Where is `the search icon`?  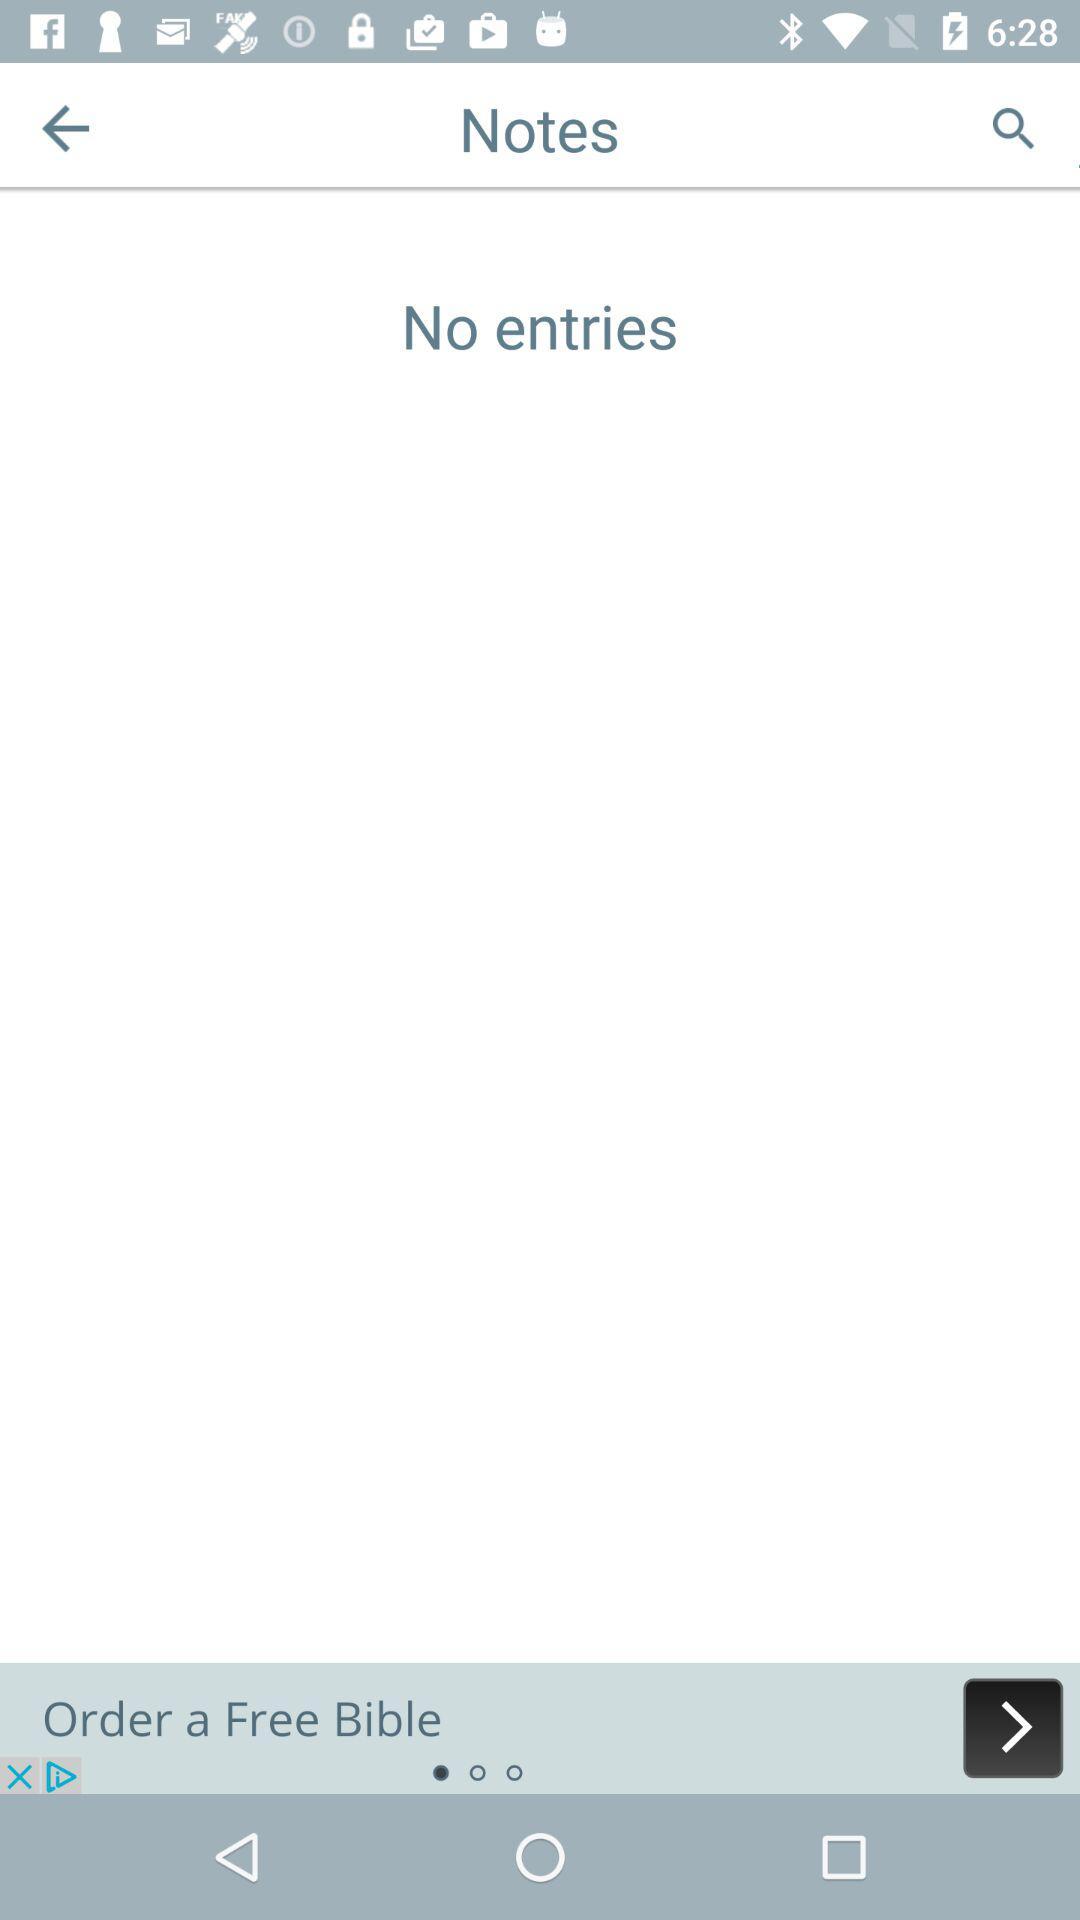 the search icon is located at coordinates (1013, 127).